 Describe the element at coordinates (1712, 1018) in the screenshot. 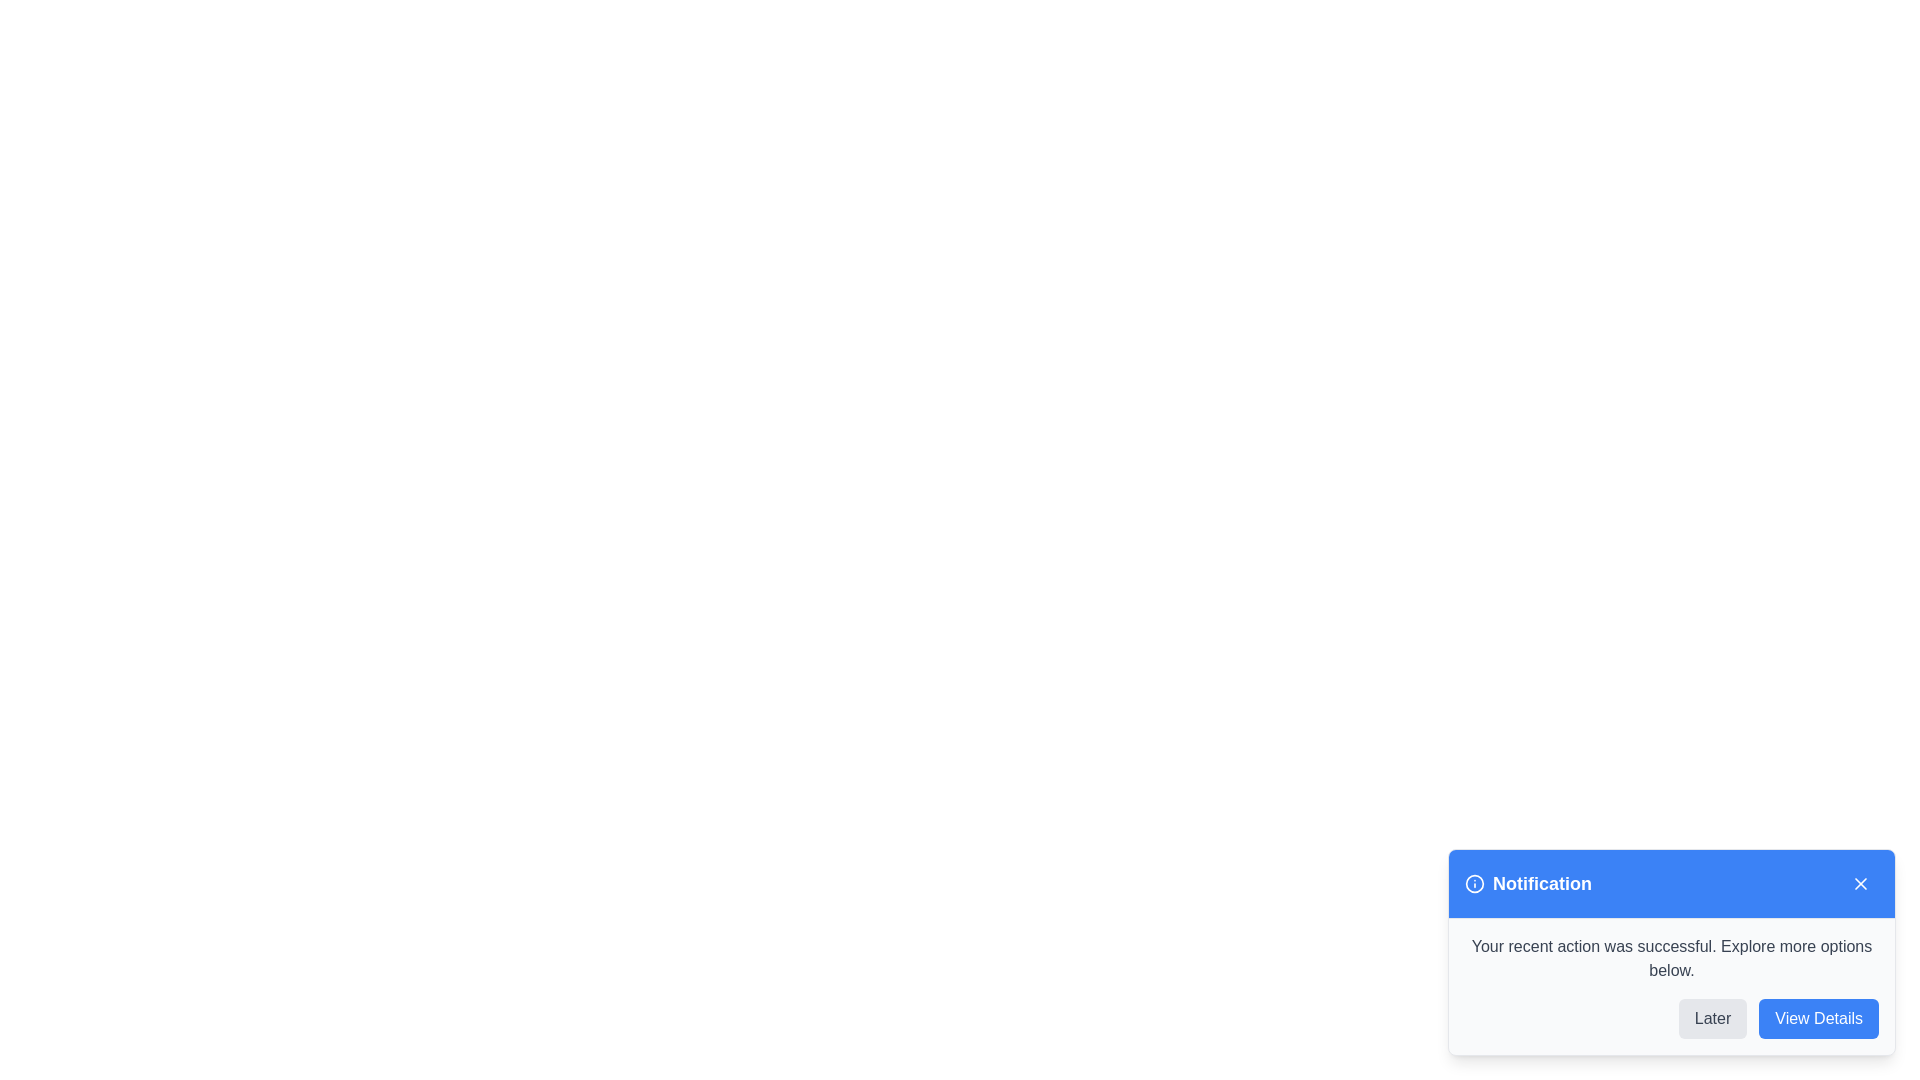

I see `the 'Later' button, which is a rounded rectangular button with dark gray text on a light gray background, located at the bottom-right of the notification modal` at that location.